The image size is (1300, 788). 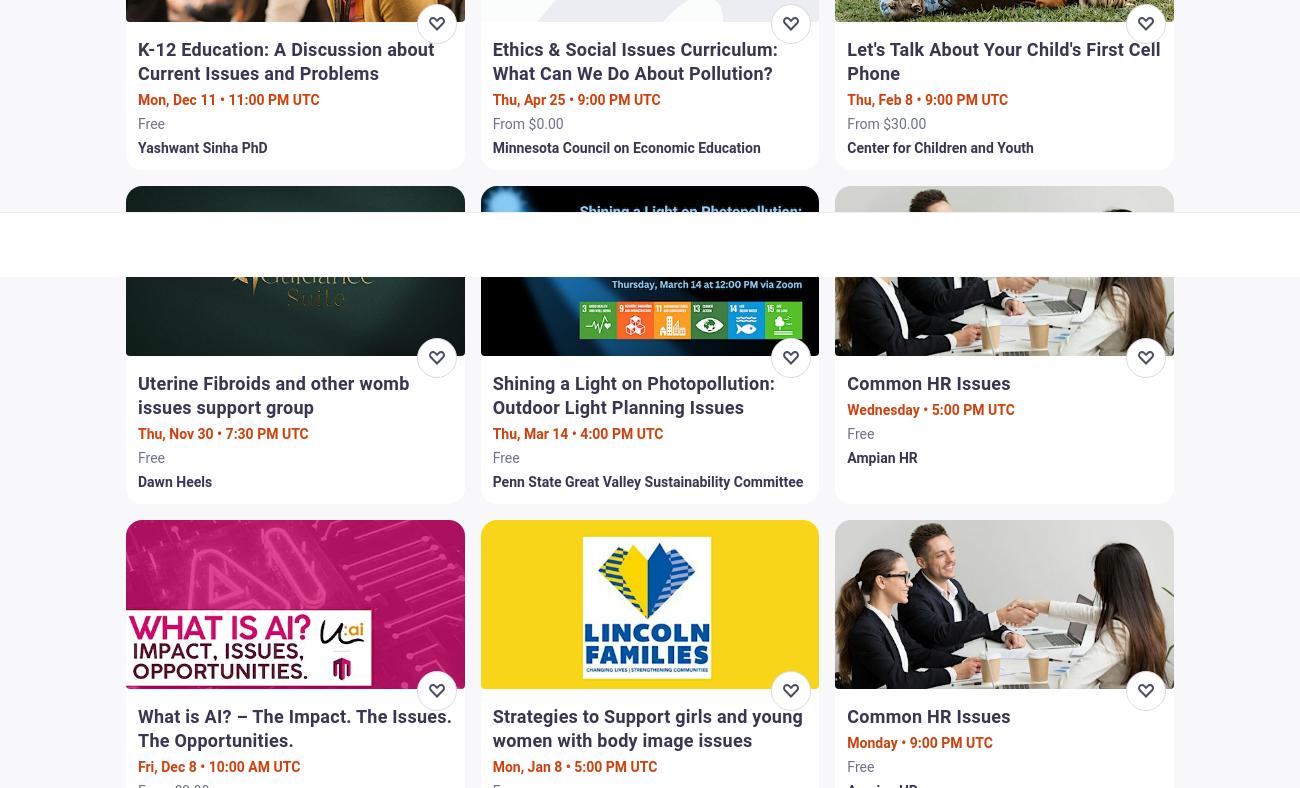 What do you see at coordinates (647, 479) in the screenshot?
I see `'Penn State Great Valley Sustainability Committee'` at bounding box center [647, 479].